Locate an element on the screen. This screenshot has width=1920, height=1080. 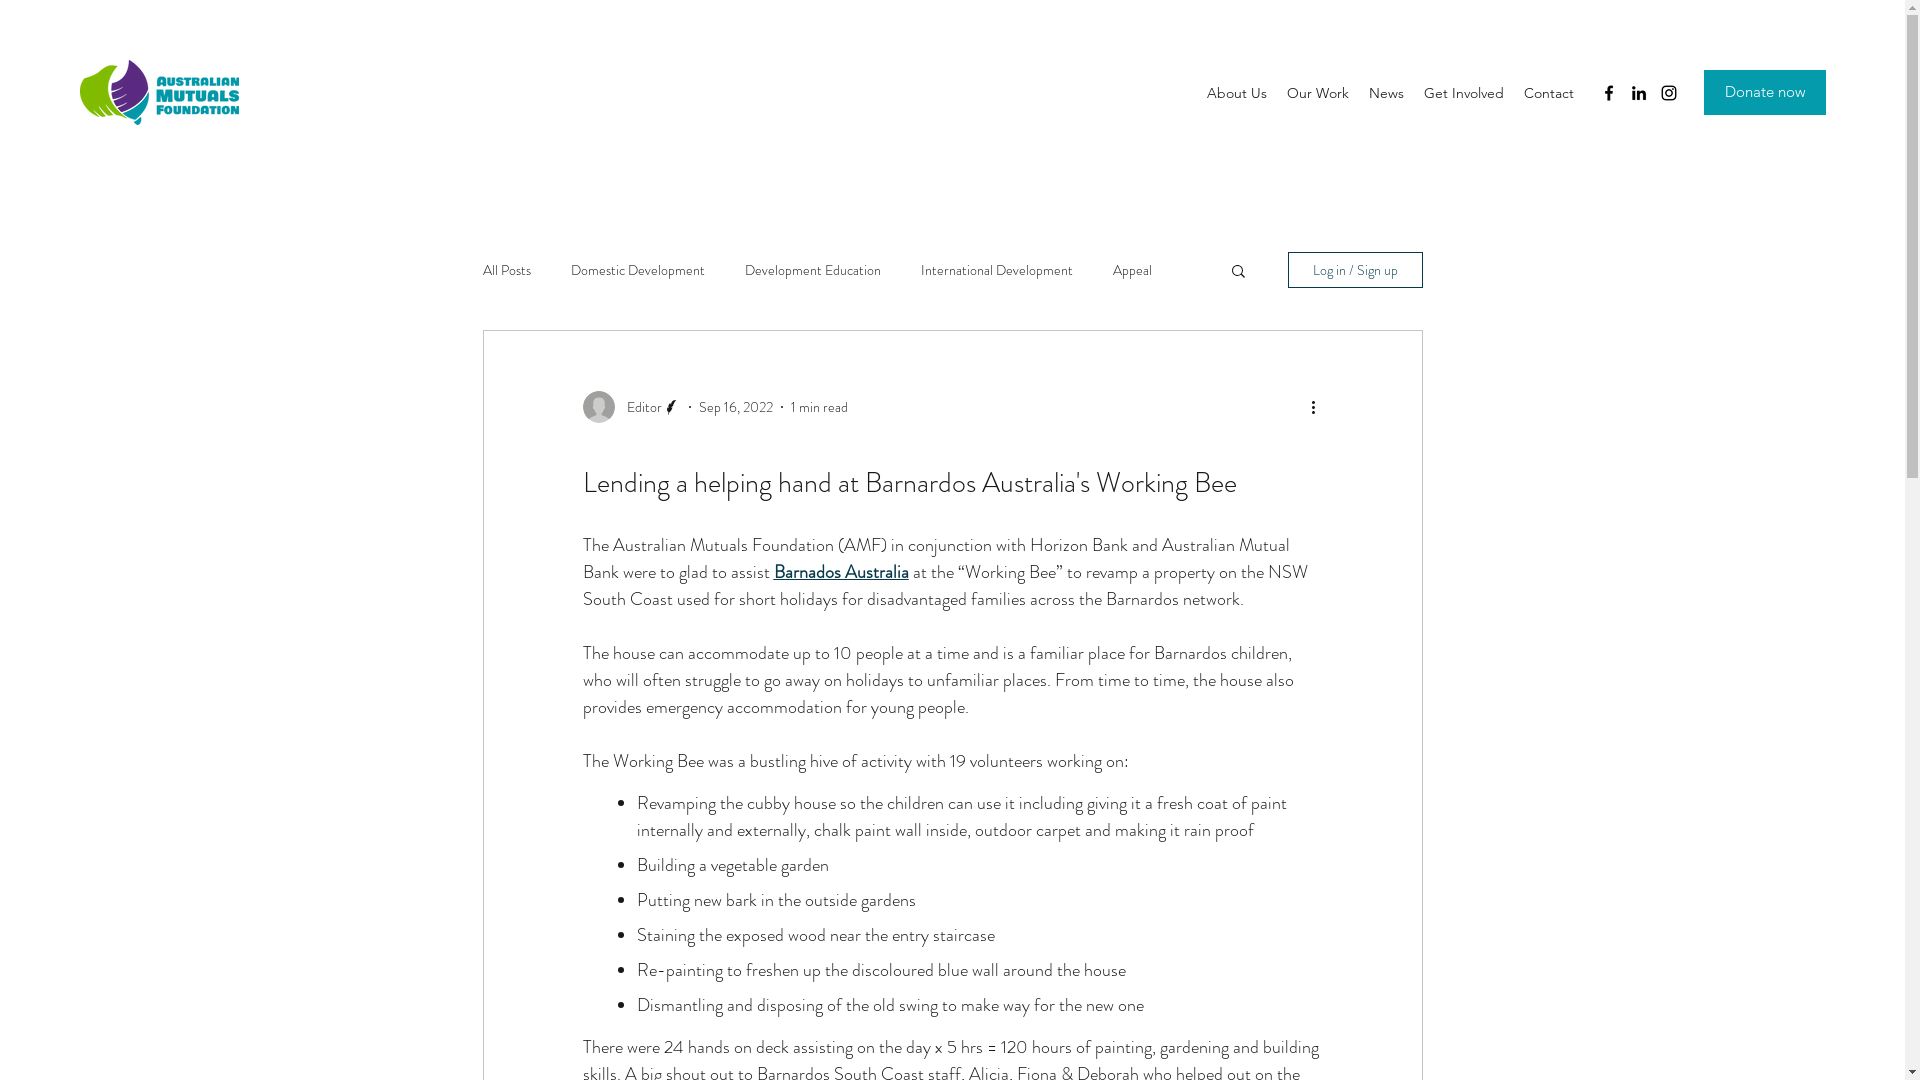
'Barnados Australia' is located at coordinates (841, 571).